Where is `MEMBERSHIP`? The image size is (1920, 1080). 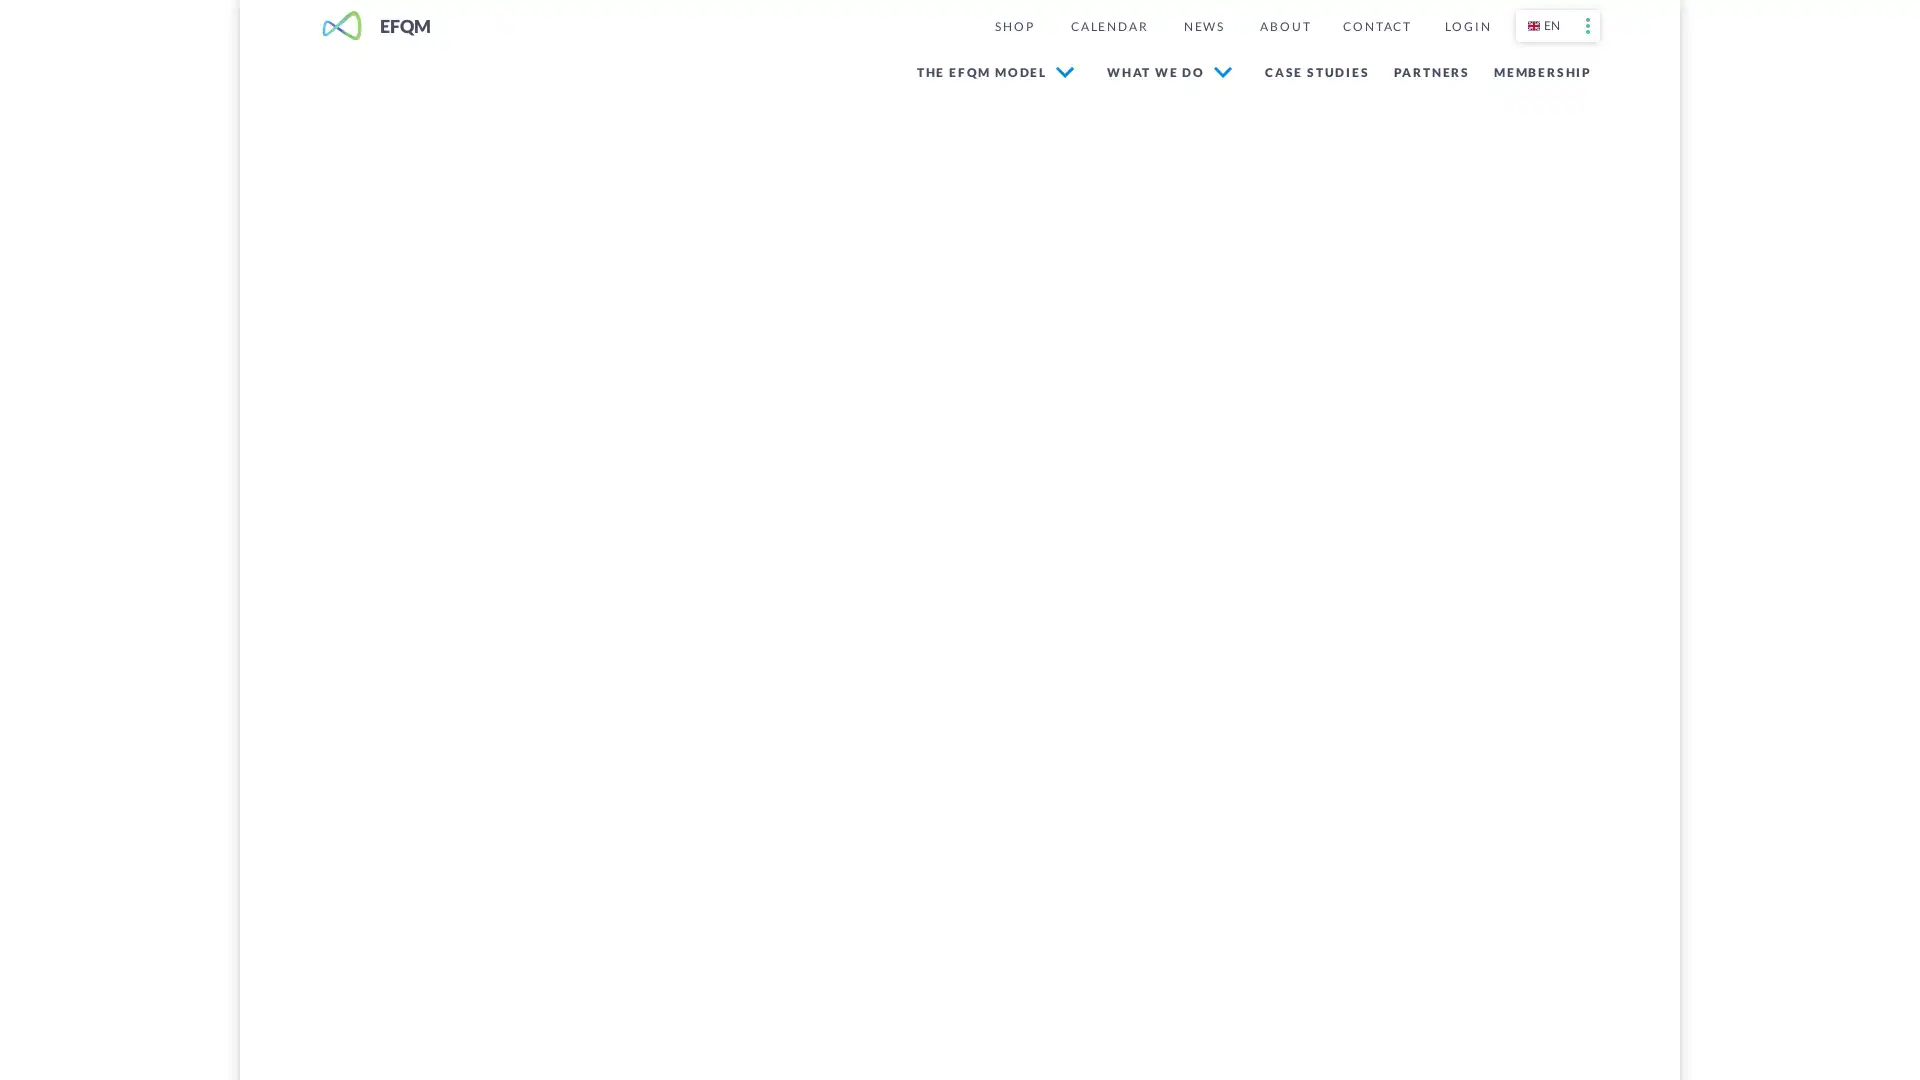 MEMBERSHIP is located at coordinates (1538, 70).